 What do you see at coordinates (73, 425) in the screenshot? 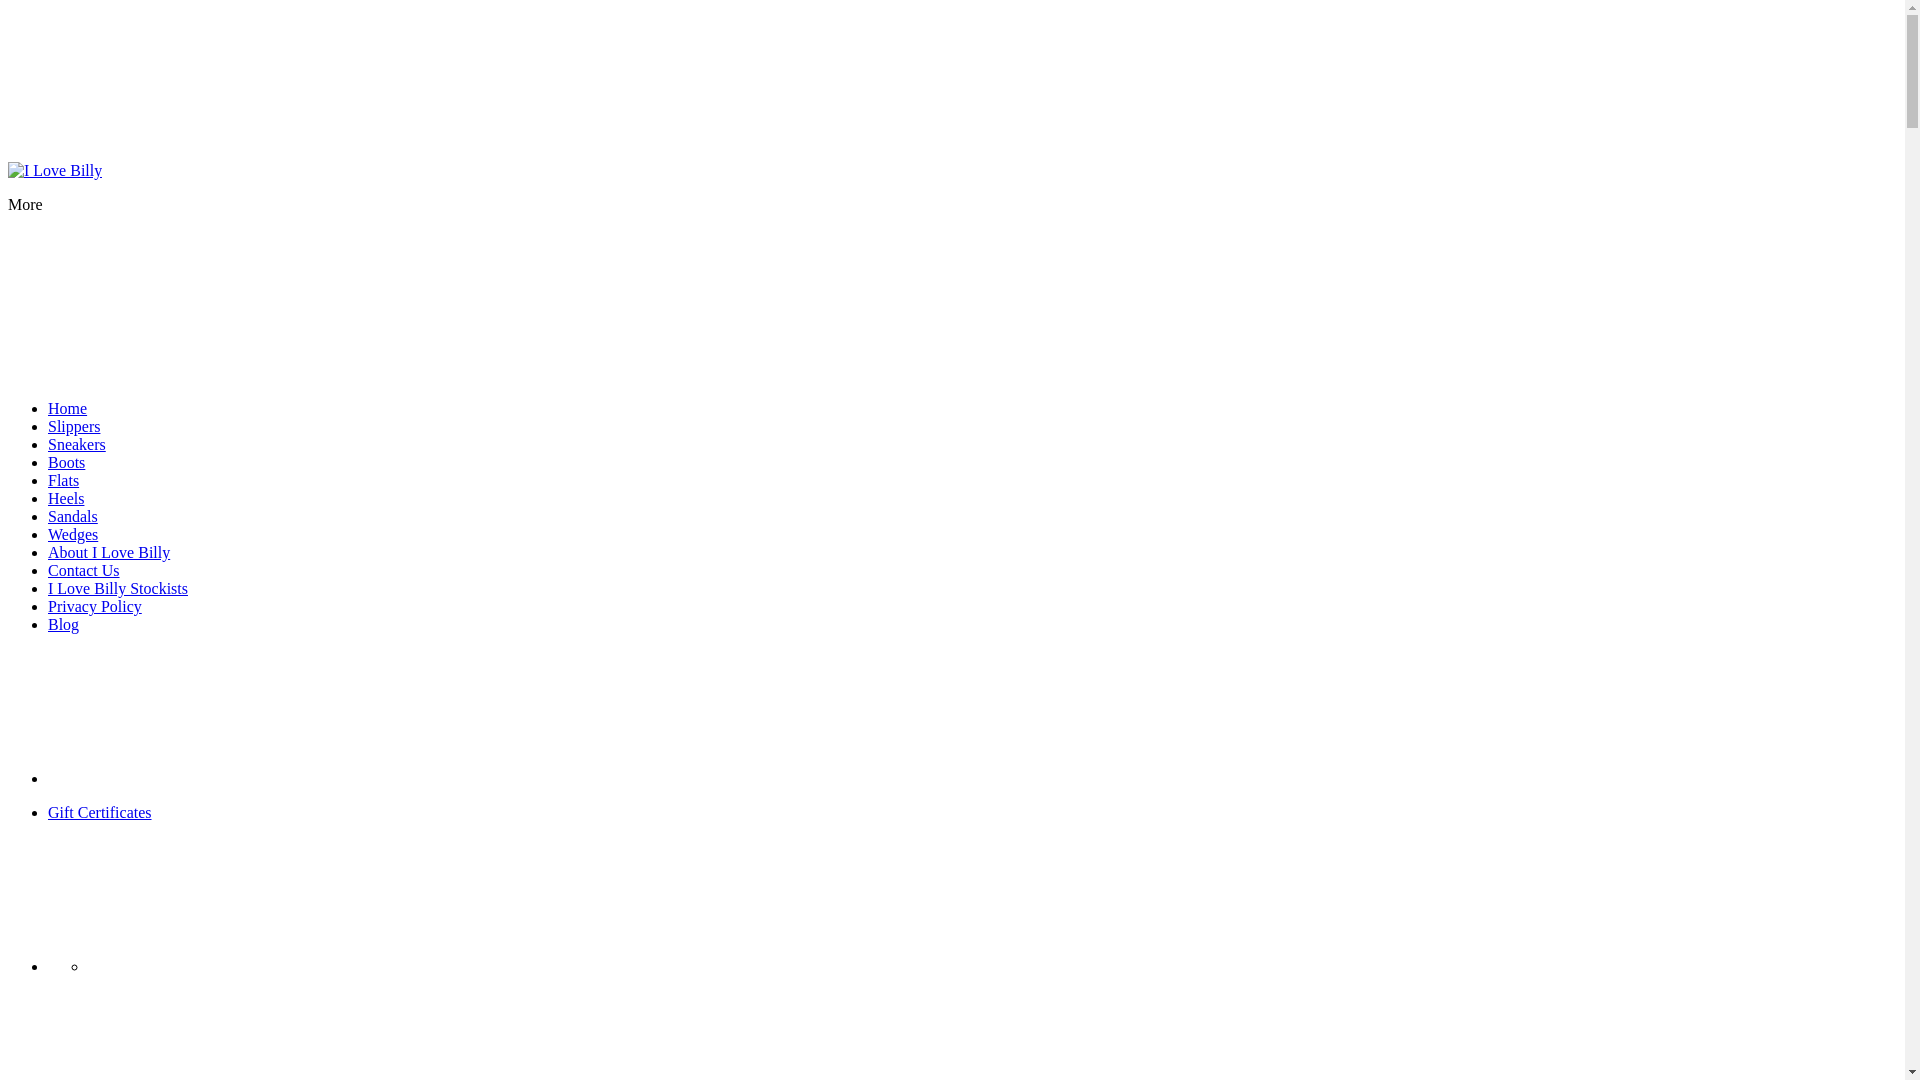
I see `'Slippers'` at bounding box center [73, 425].